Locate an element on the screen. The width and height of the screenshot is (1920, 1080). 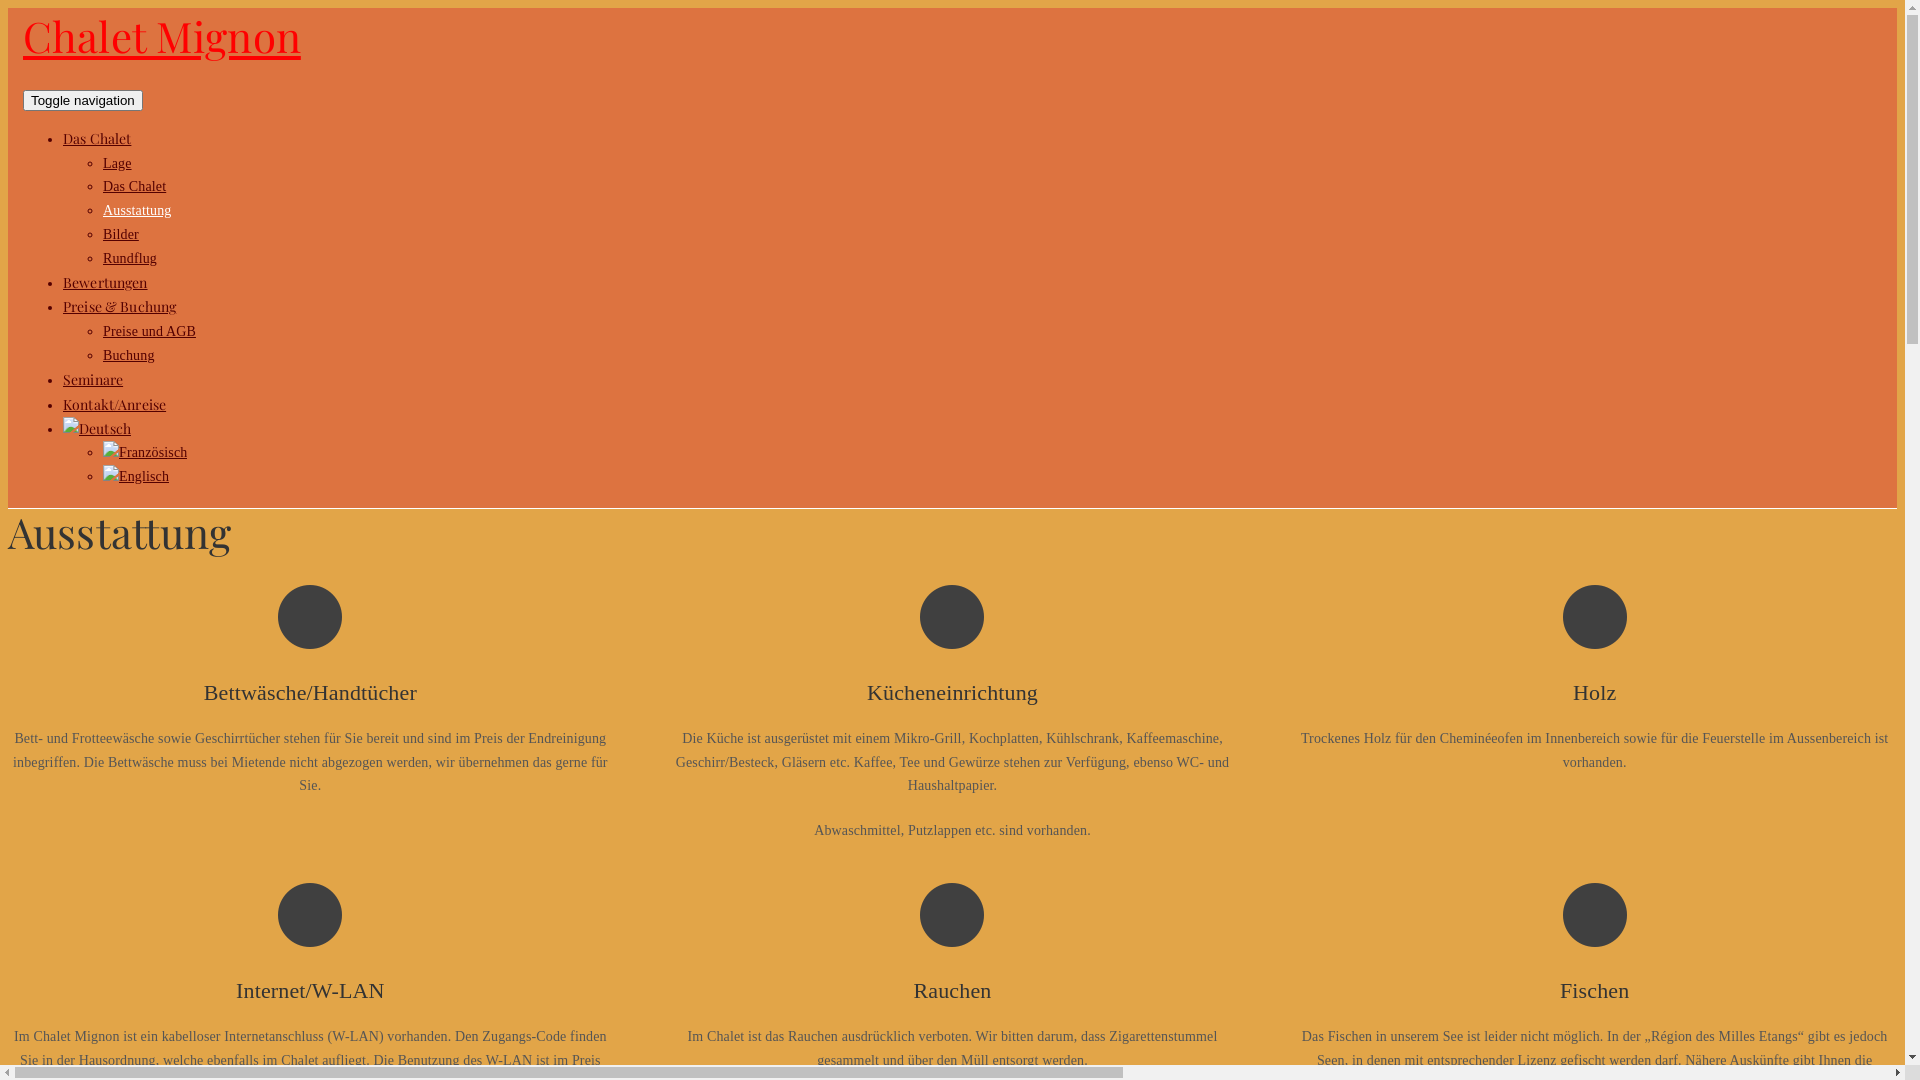
'Preise und AGB' is located at coordinates (148, 330).